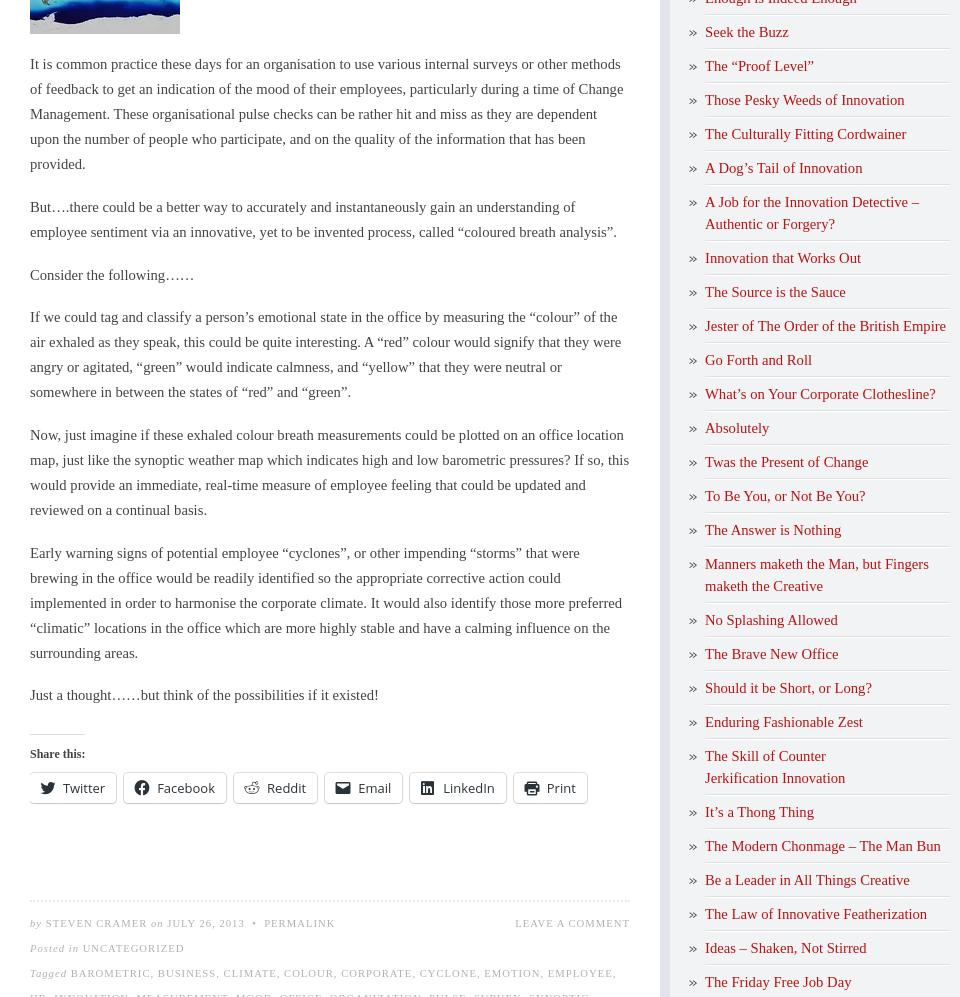 This screenshot has height=997, width=960. I want to click on 'Consider the following……', so click(112, 273).